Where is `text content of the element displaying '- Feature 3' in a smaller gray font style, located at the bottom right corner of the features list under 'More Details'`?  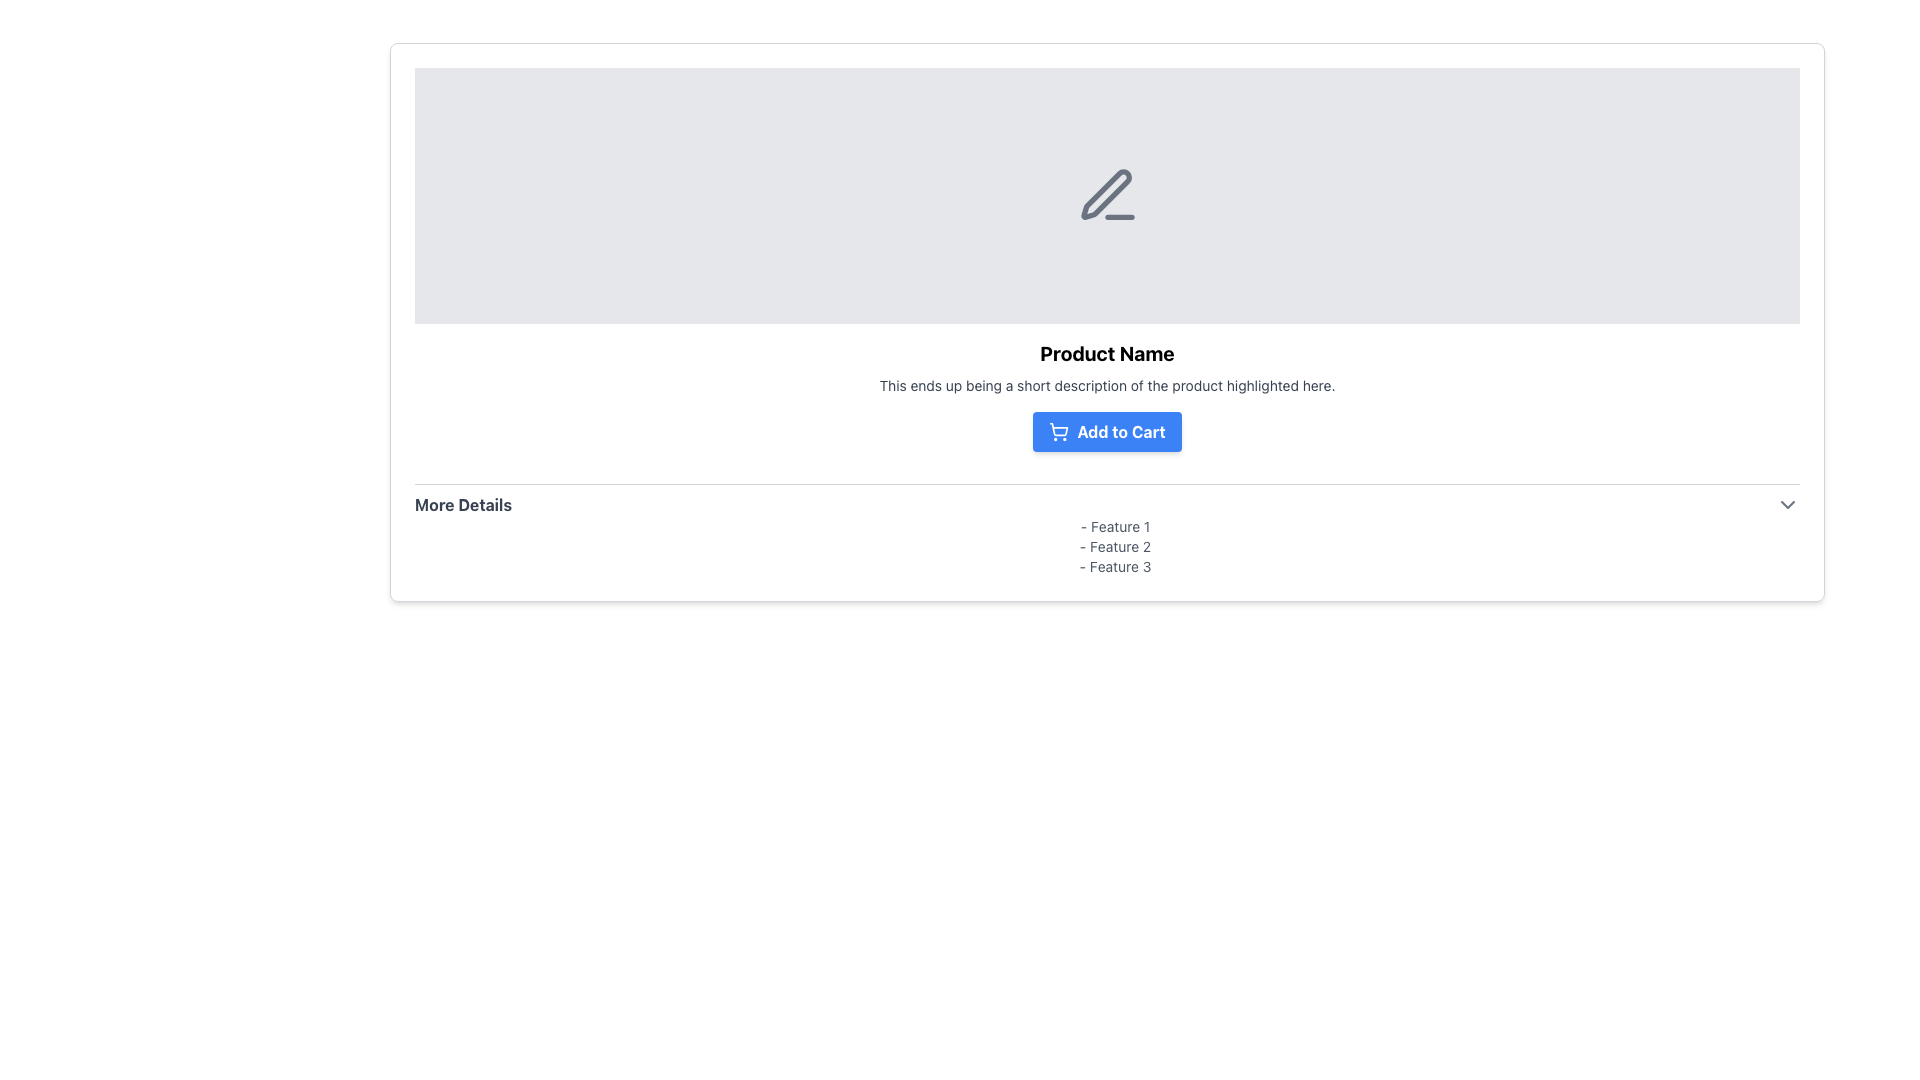
text content of the element displaying '- Feature 3' in a smaller gray font style, located at the bottom right corner of the features list under 'More Details' is located at coordinates (1114, 567).